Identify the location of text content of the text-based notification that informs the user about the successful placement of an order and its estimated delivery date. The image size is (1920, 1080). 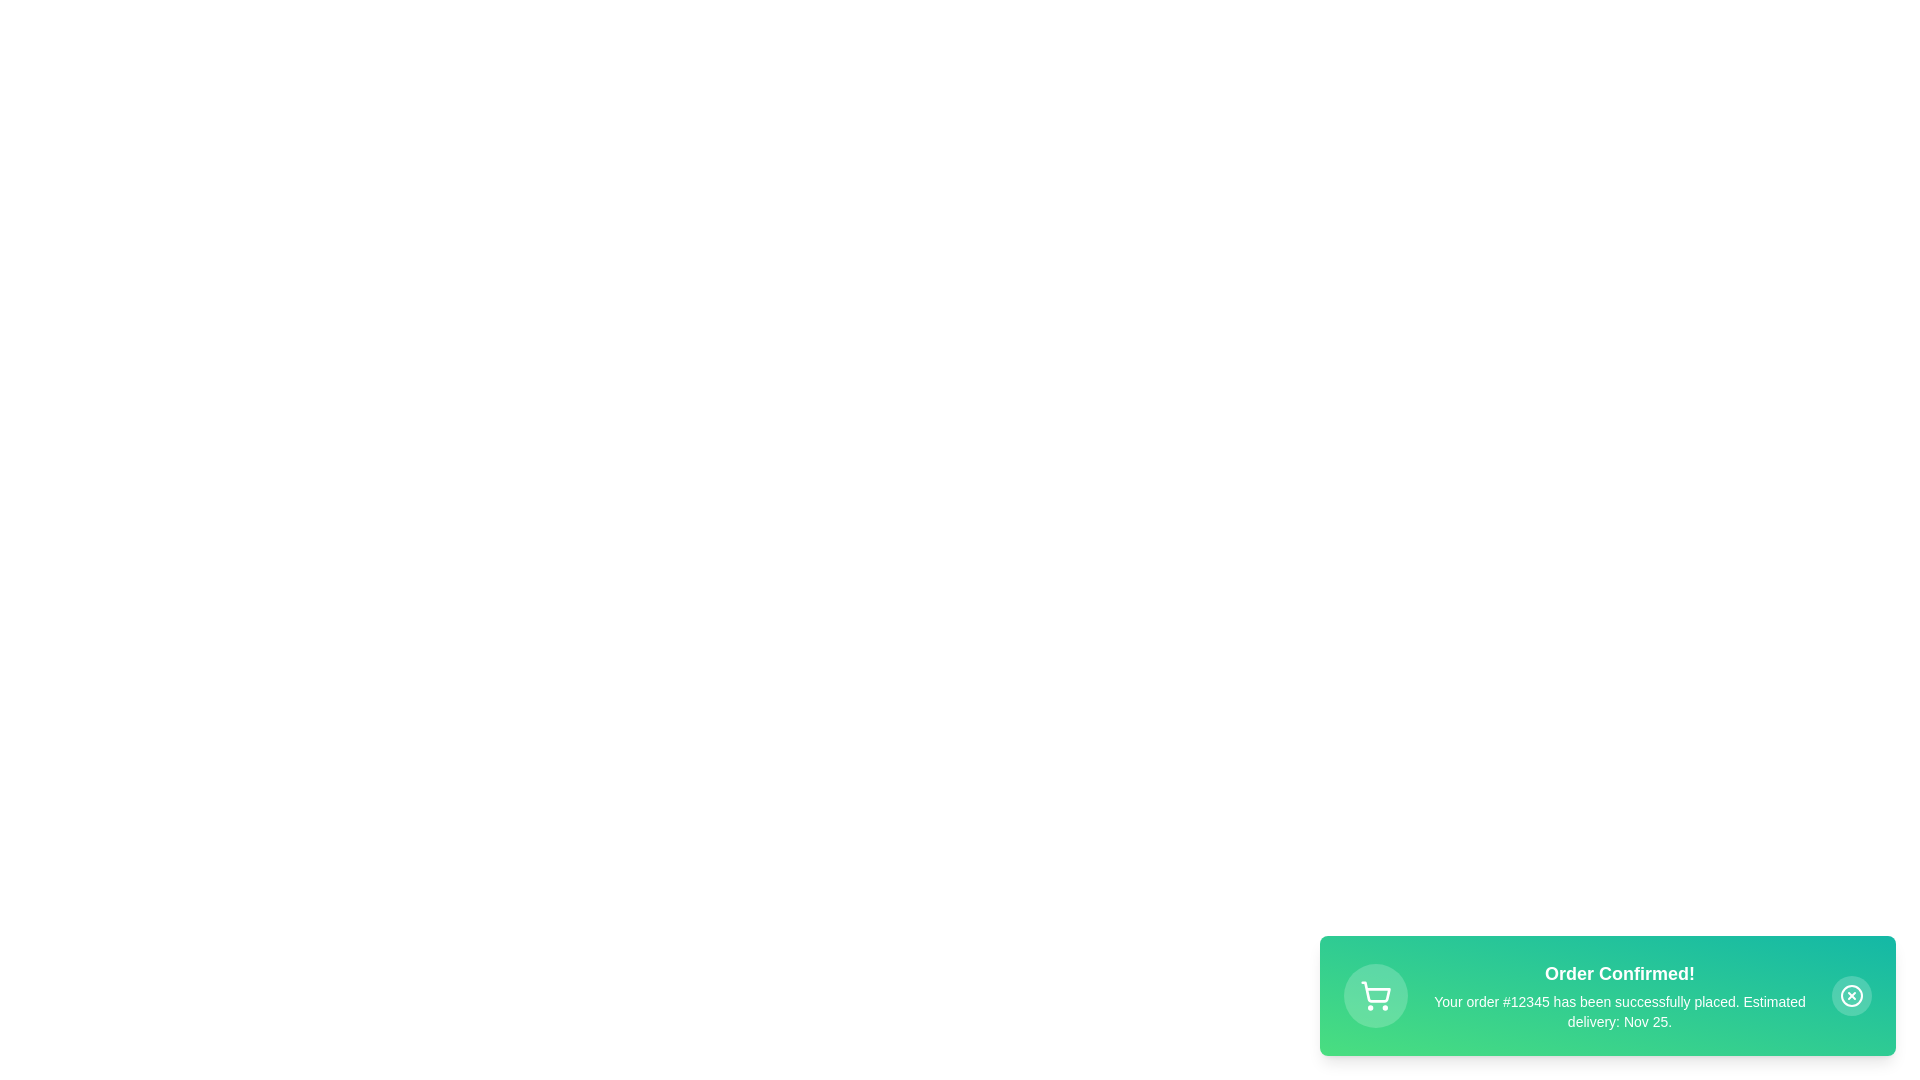
(1620, 995).